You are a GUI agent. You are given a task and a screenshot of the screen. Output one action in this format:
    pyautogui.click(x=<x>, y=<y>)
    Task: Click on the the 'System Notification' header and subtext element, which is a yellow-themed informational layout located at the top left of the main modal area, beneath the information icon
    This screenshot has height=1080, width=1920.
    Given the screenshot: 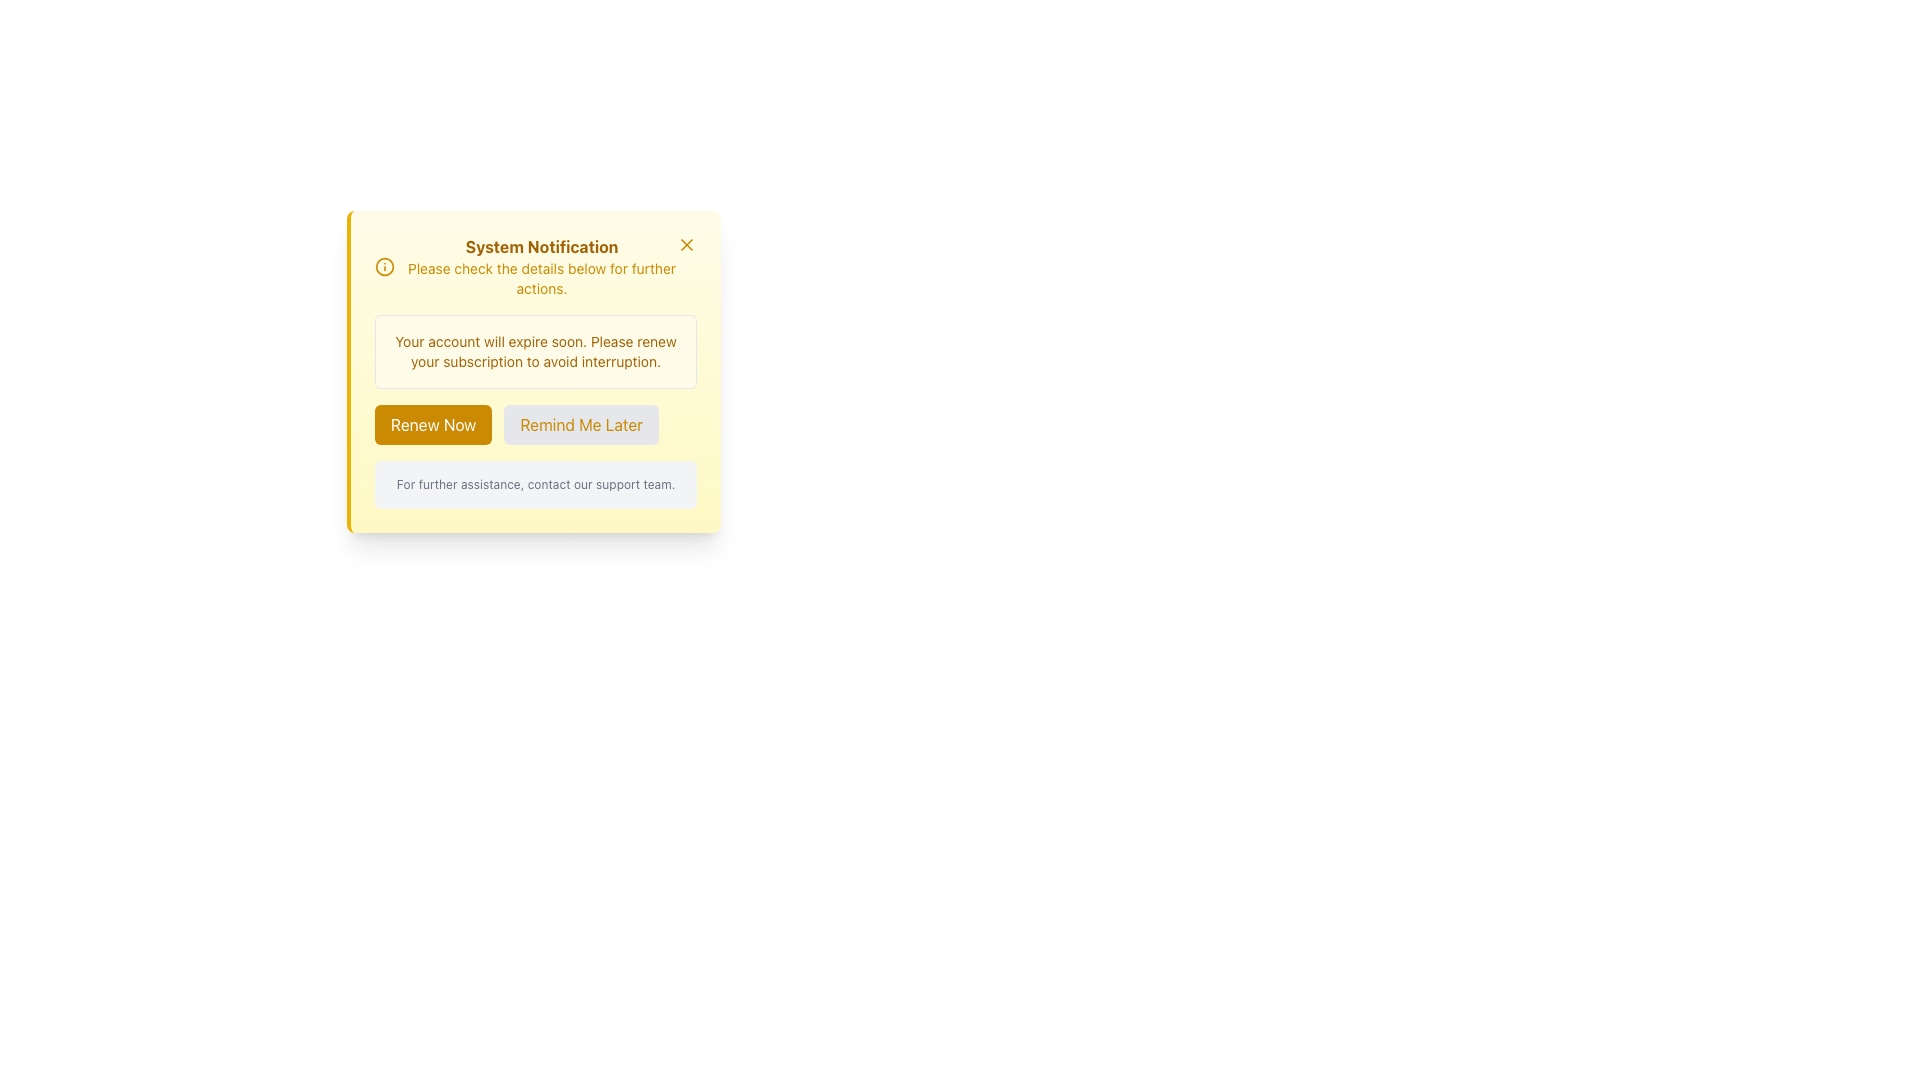 What is the action you would take?
    pyautogui.click(x=542, y=265)
    